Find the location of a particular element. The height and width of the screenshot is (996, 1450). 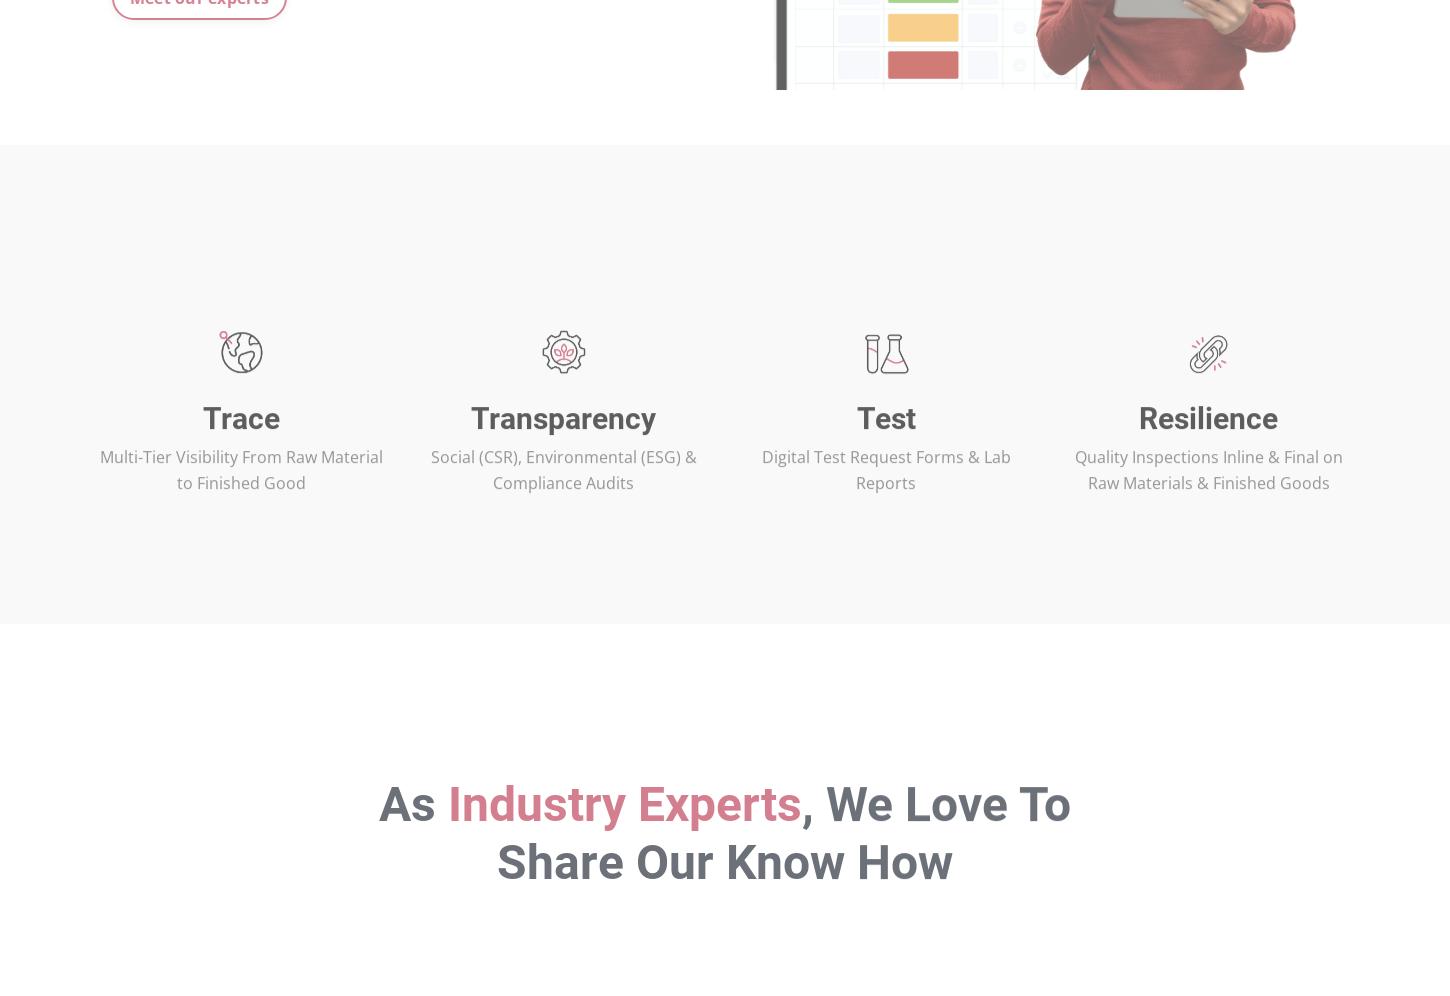

'Transparency' is located at coordinates (563, 480).